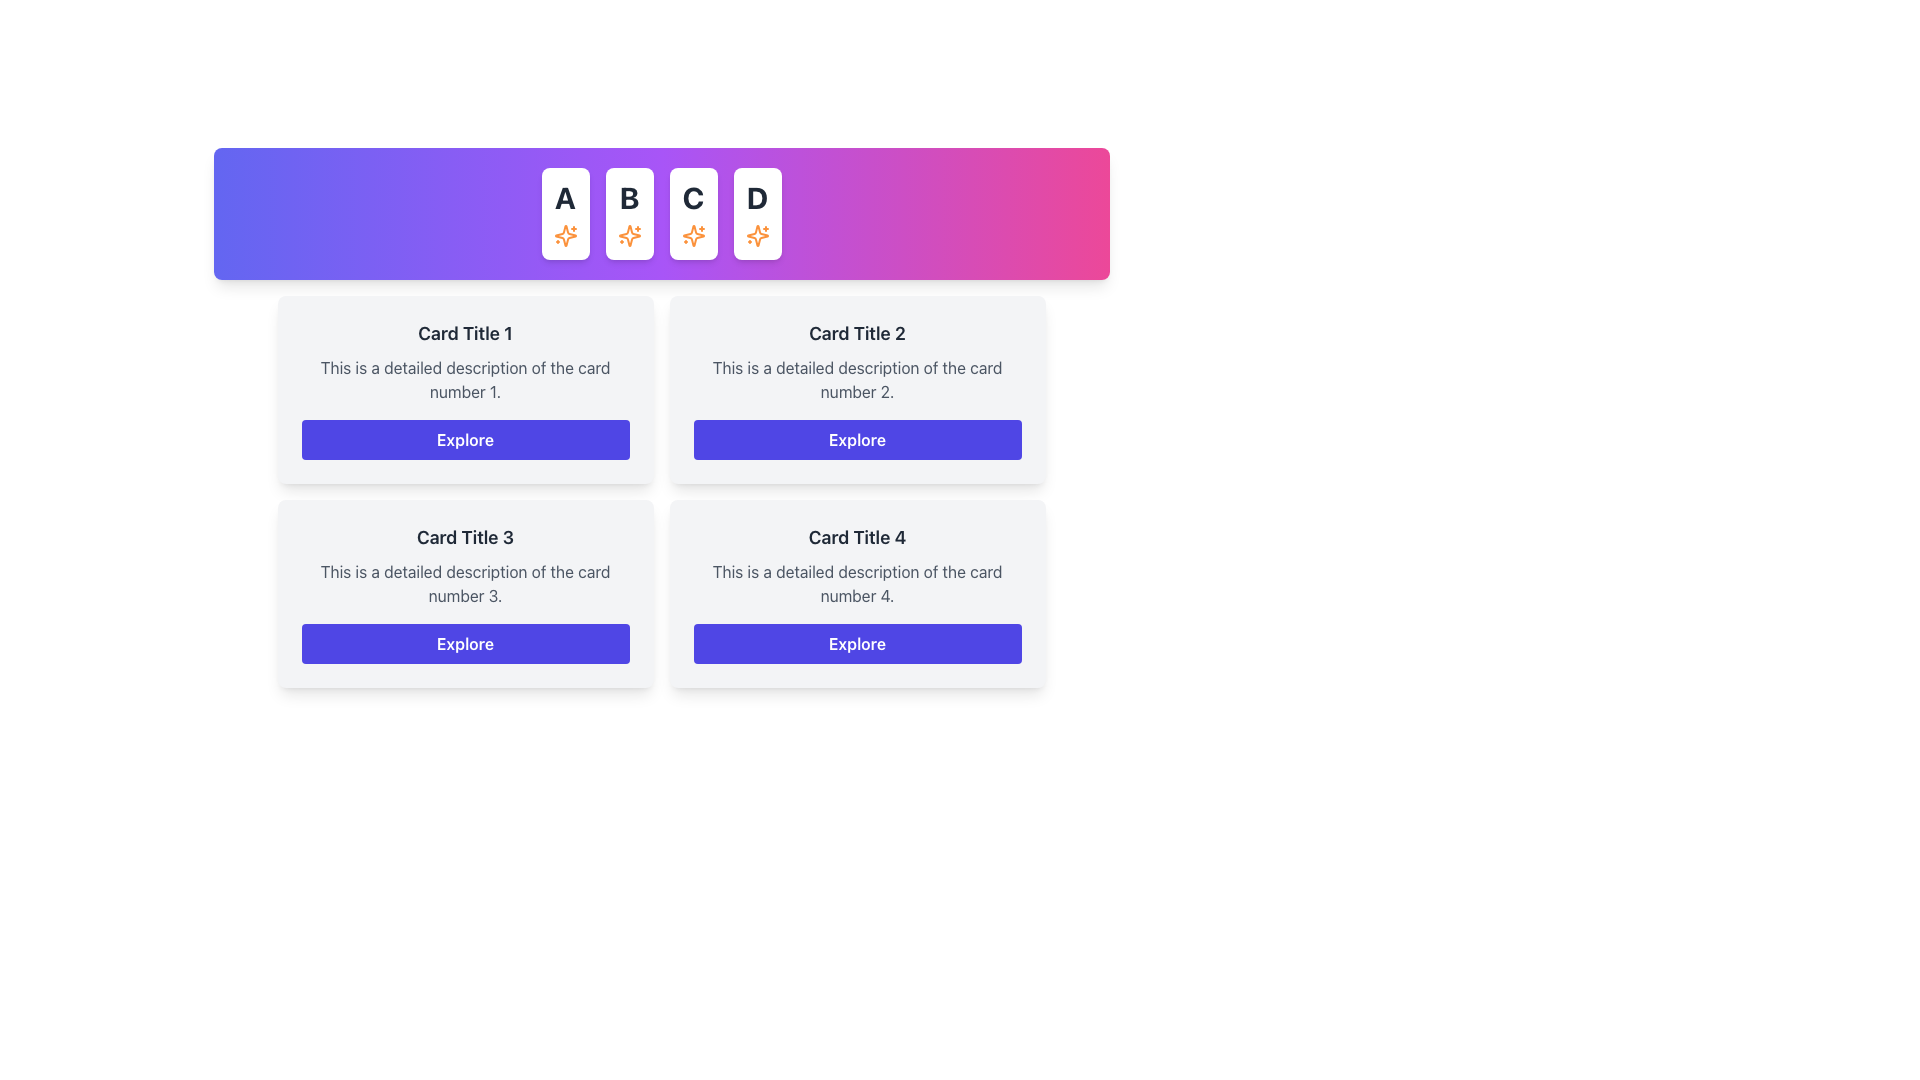 This screenshot has width=1920, height=1080. What do you see at coordinates (464, 438) in the screenshot?
I see `the 'Explore' button located at the bottom of the card panel with the heading 'Card Title 1'` at bounding box center [464, 438].